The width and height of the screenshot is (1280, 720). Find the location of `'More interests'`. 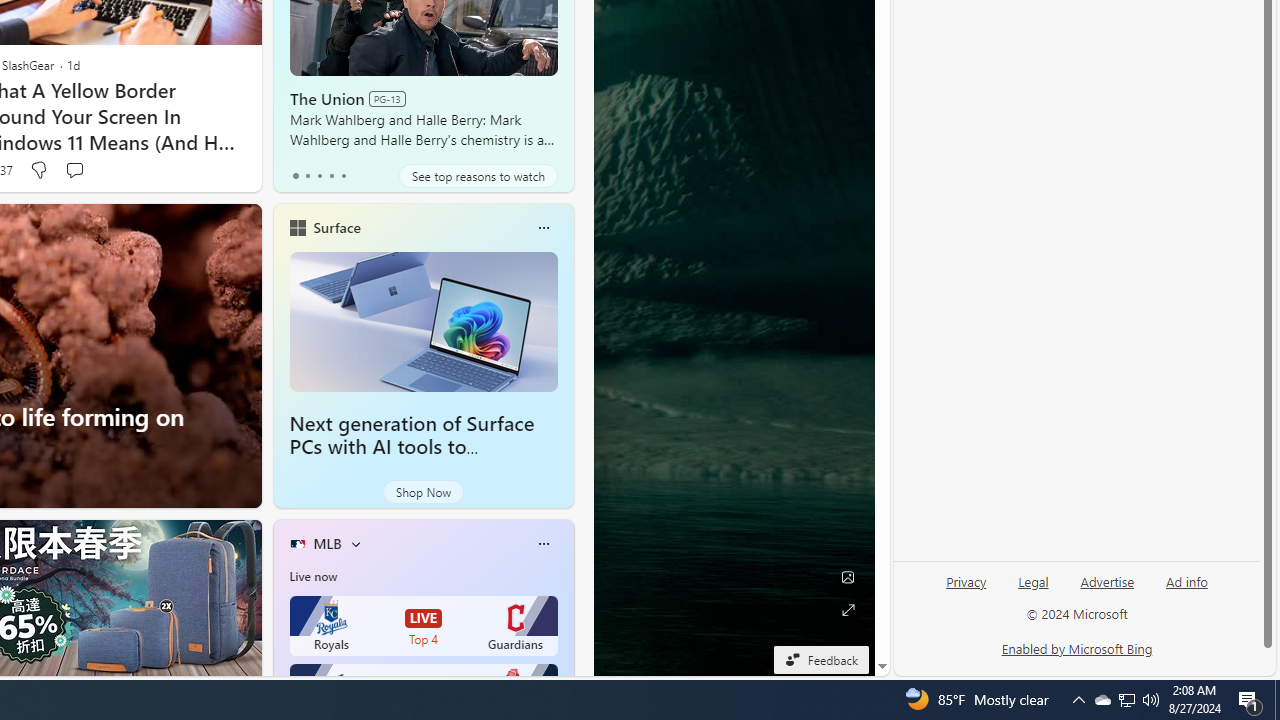

'More interests' is located at coordinates (355, 543).